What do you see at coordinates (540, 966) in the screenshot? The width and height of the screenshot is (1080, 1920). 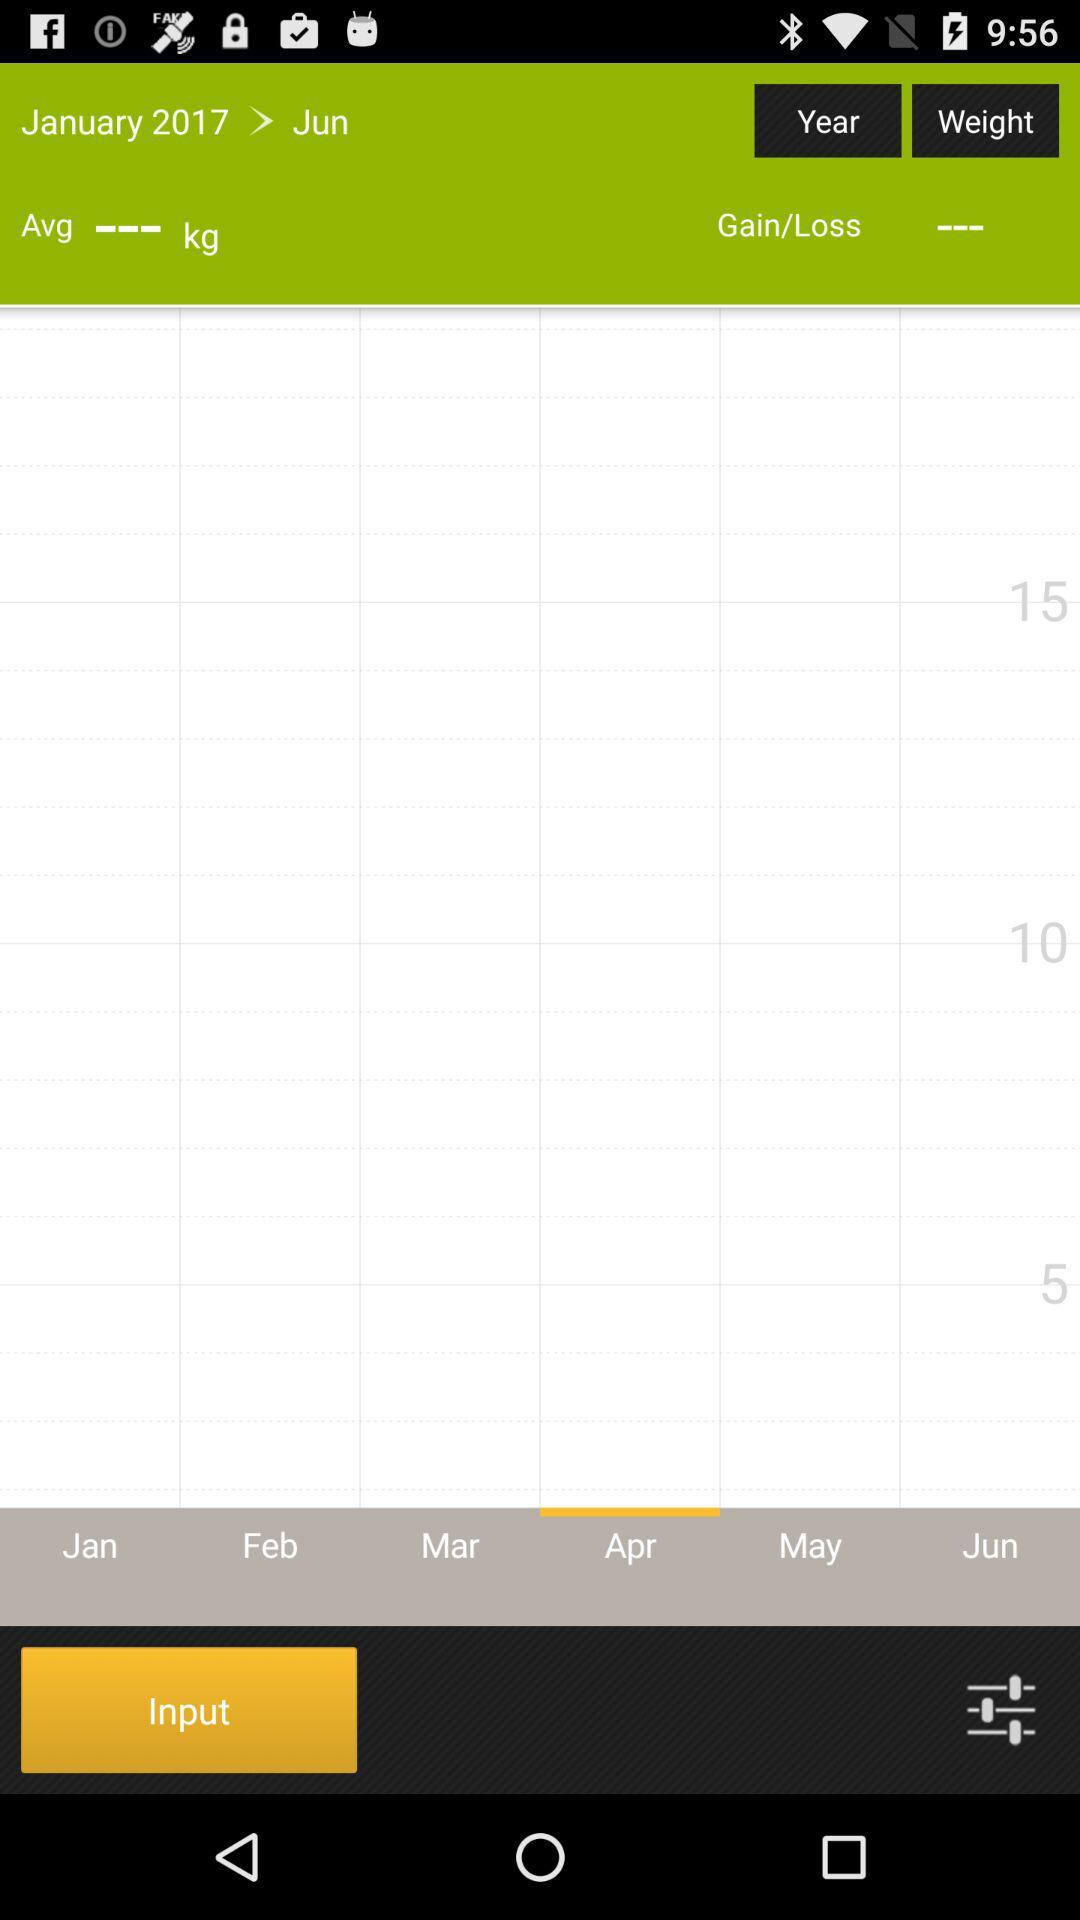 I see `icon at the center` at bounding box center [540, 966].